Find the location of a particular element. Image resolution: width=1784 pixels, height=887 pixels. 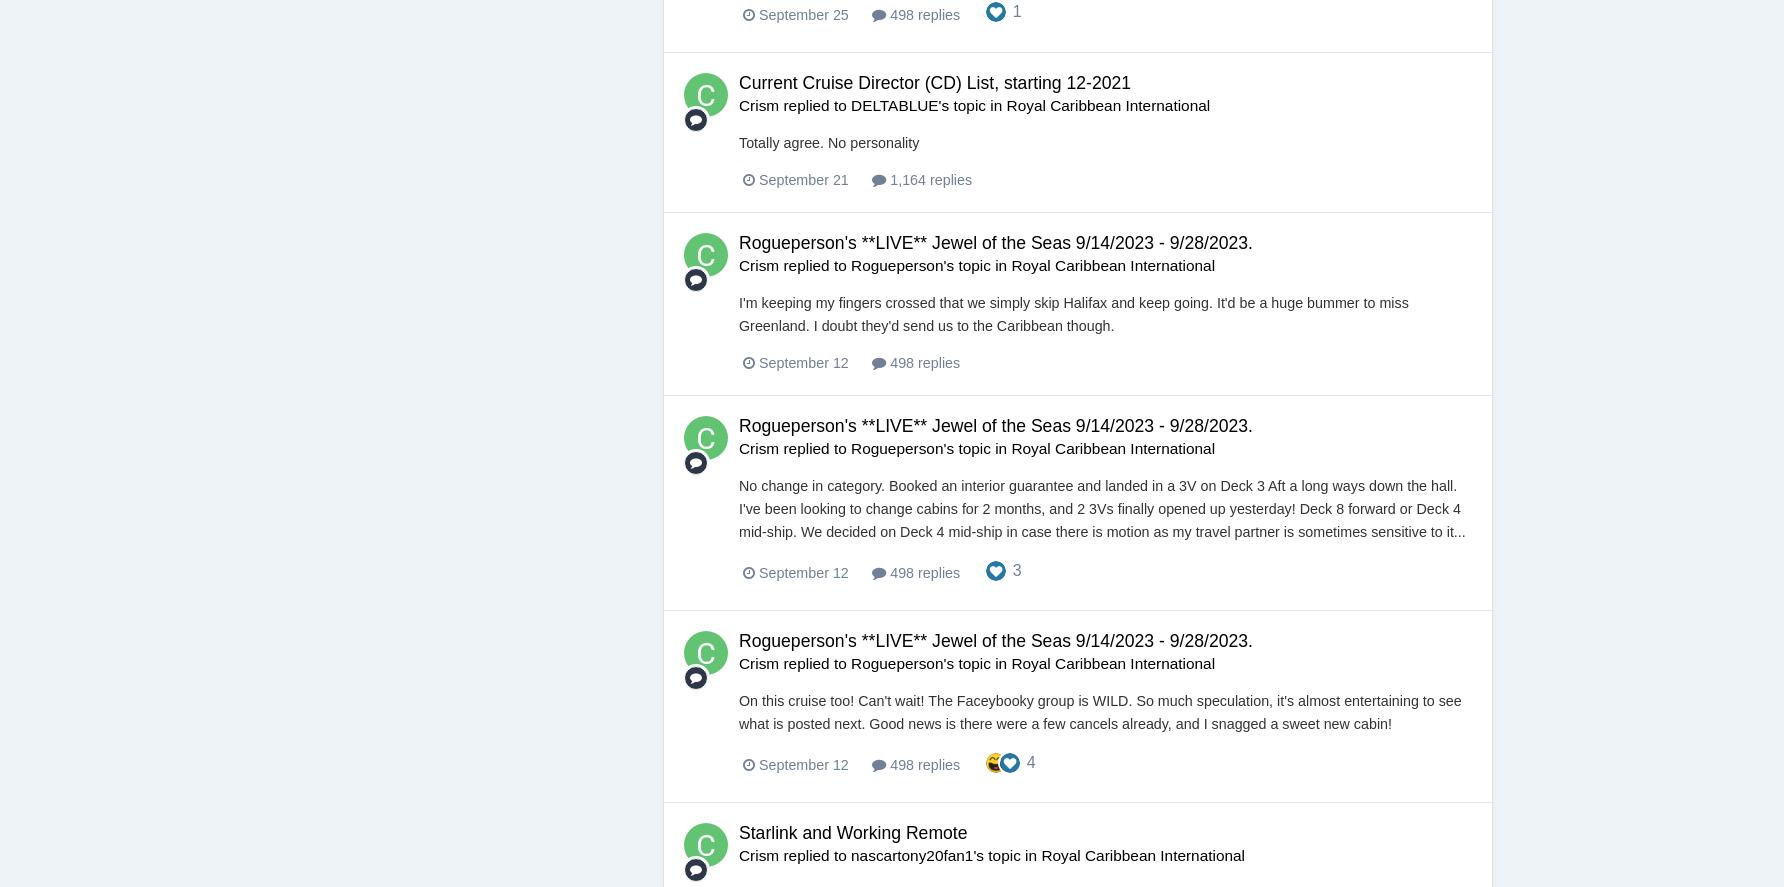

'On this cruise too! Can't wait! The Faceybooky group is WILD. So much speculation, it's almost entertaining to see what is posted next.
 


	 
 


	Good news is there were a few cancels already, and I snagged a sweet new cabin!' is located at coordinates (1099, 711).